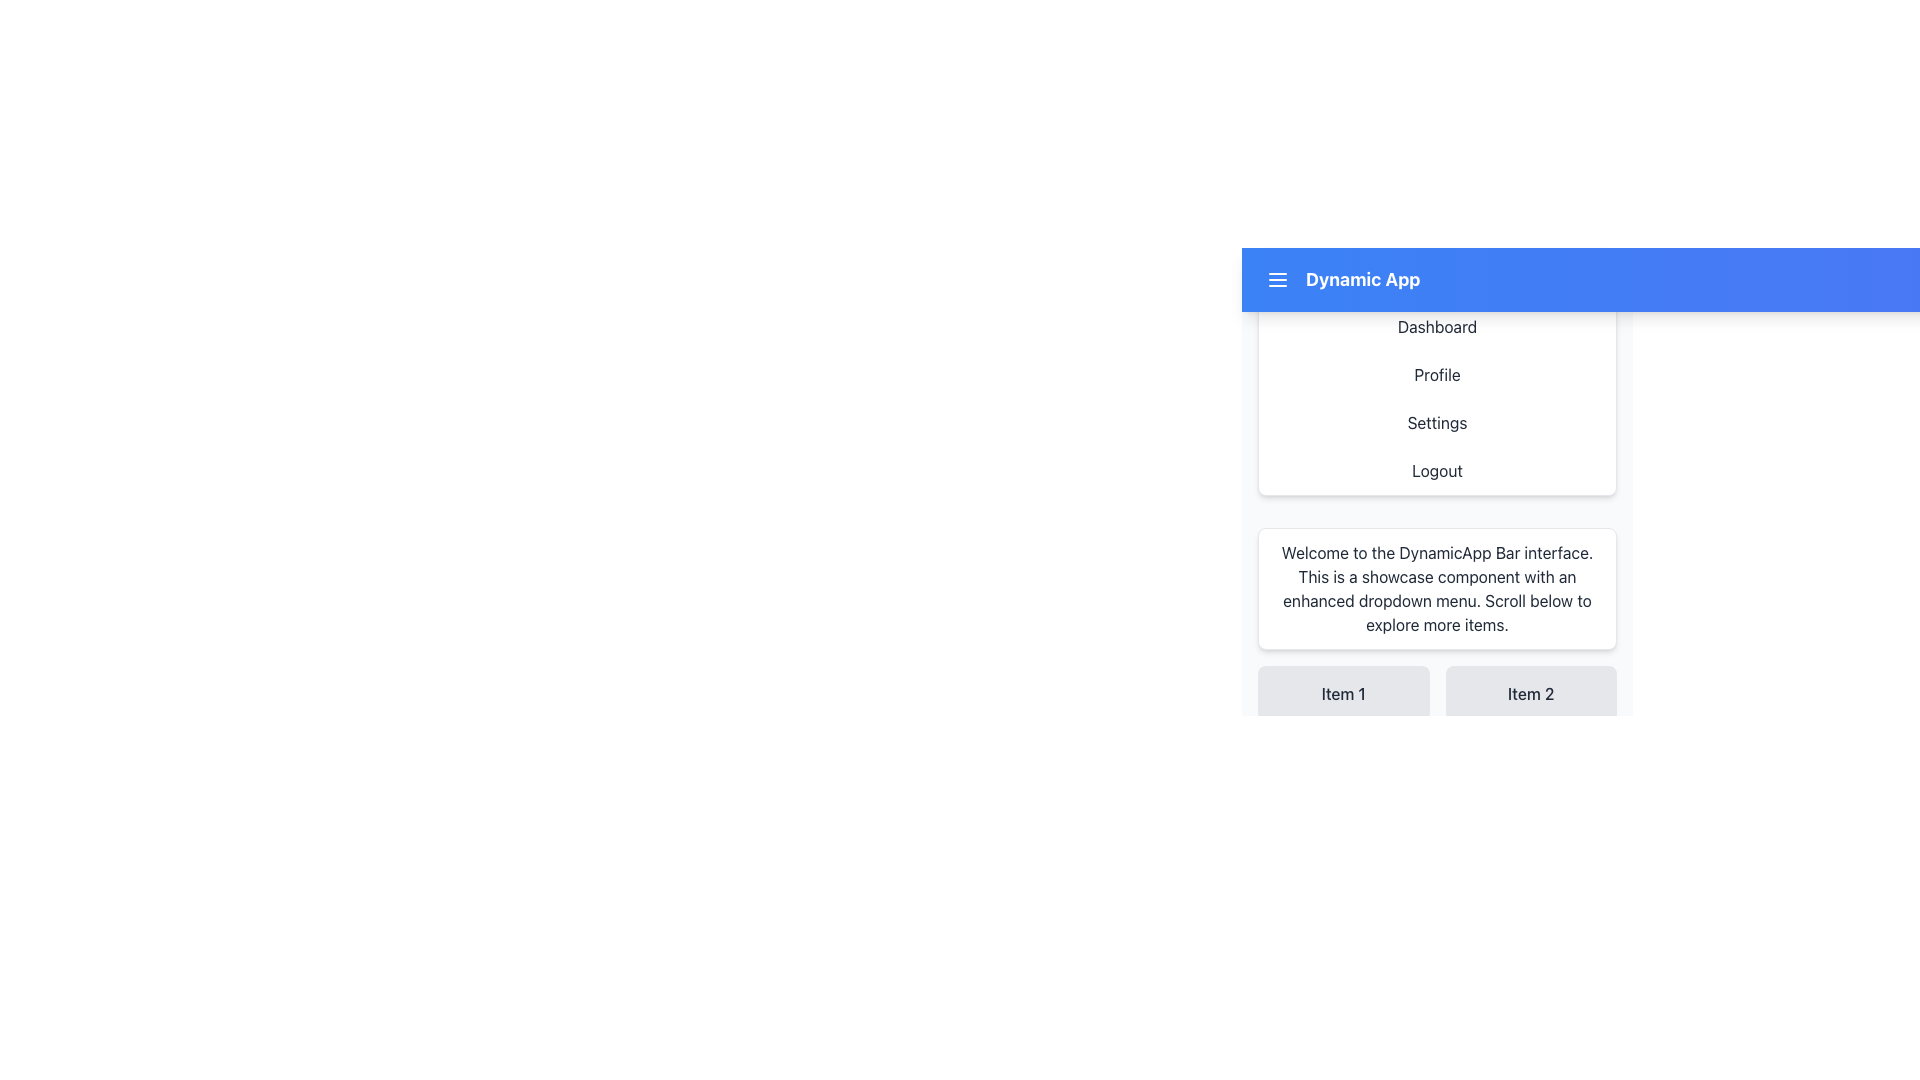  Describe the element at coordinates (1276, 280) in the screenshot. I see `the small, light blue square button with rounded corners that contains a white icon of three horizontal lines, located in the upper left corner of the blue header bar labeled 'Dynamic App'` at that location.